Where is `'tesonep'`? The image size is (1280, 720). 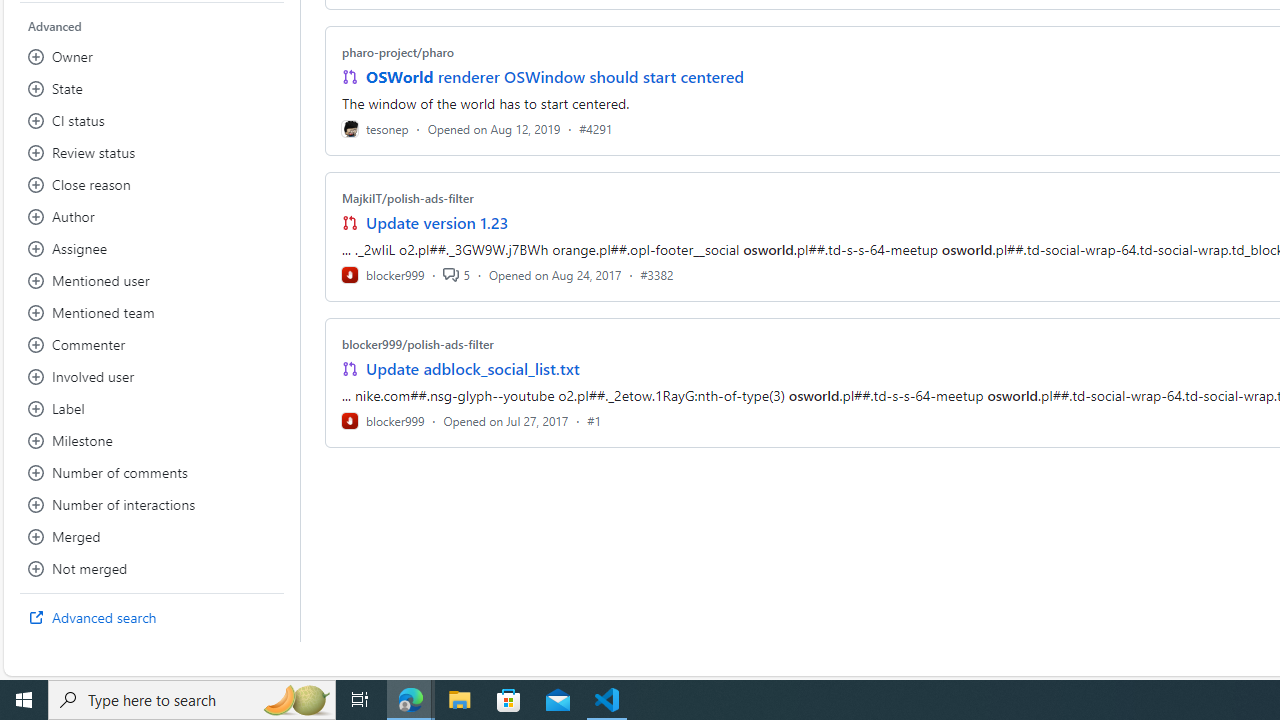 'tesonep' is located at coordinates (375, 128).